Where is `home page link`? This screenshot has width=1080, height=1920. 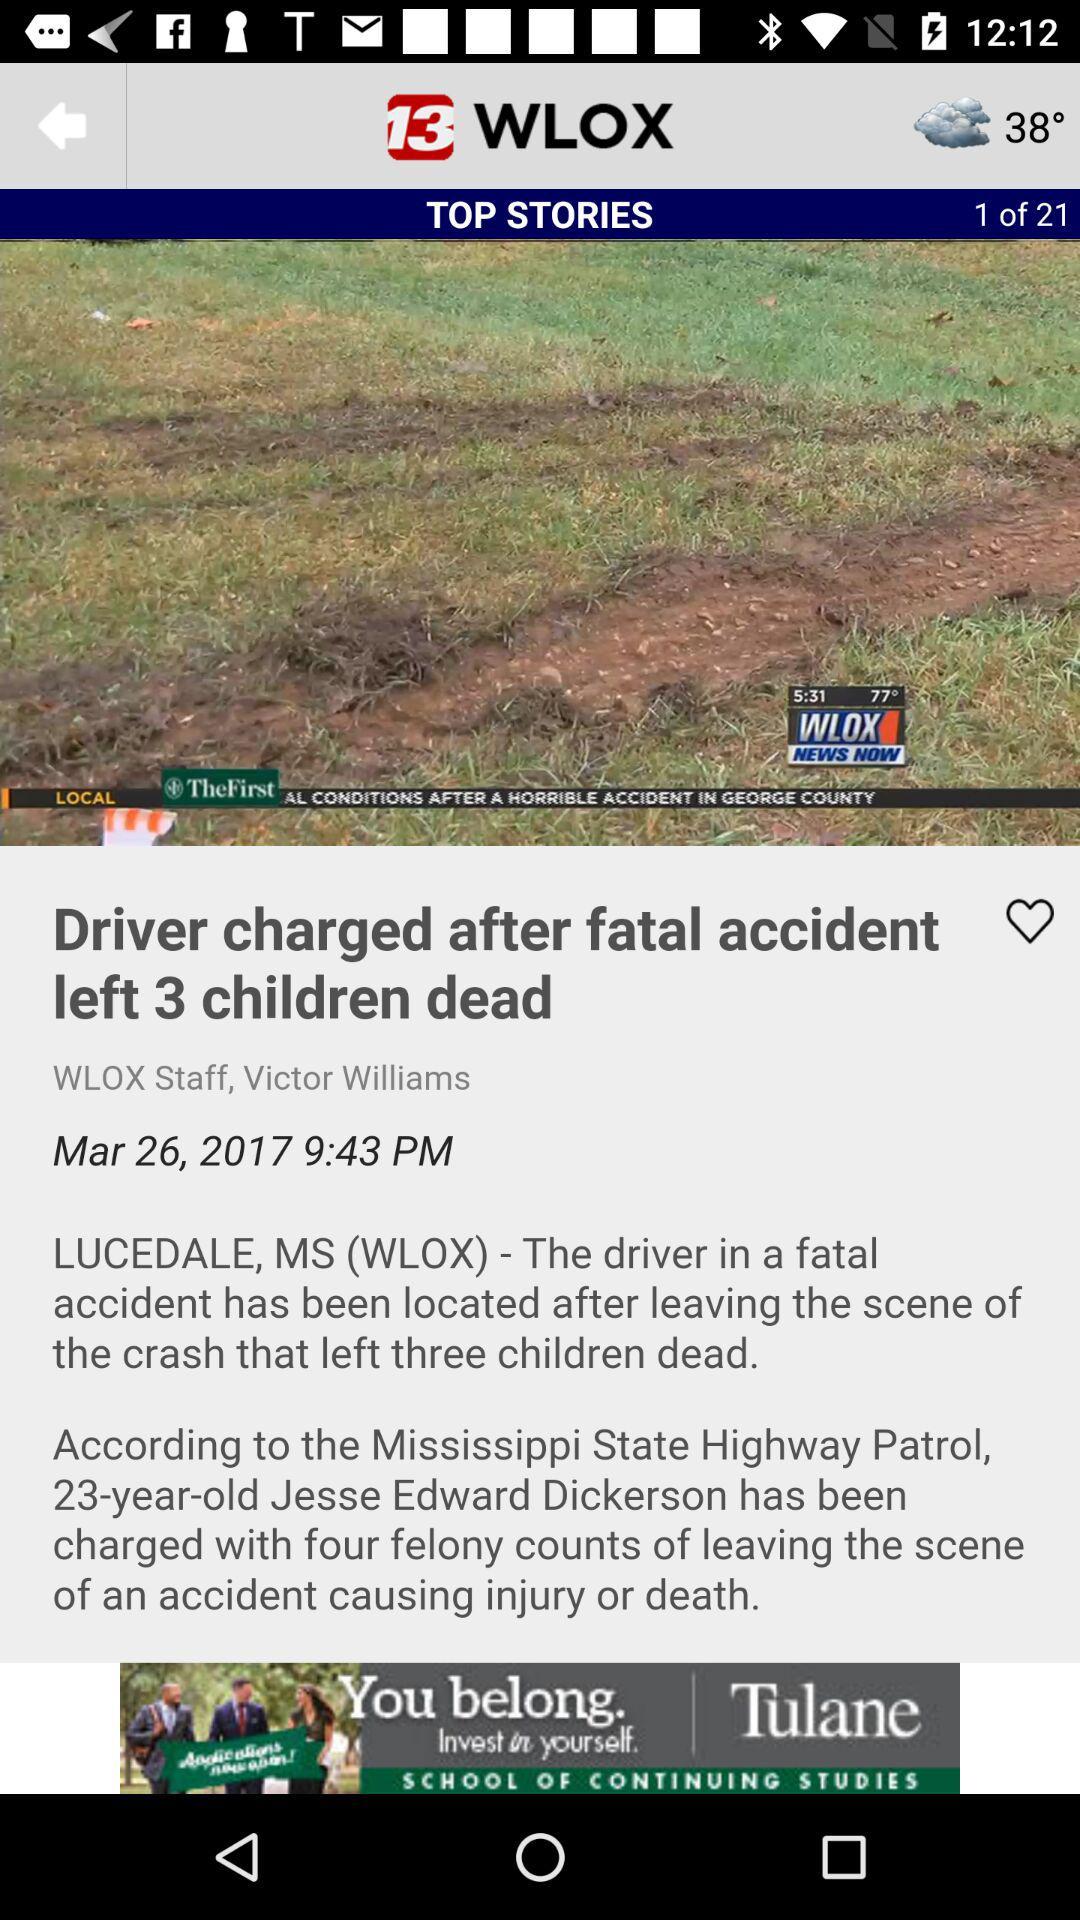 home page link is located at coordinates (540, 124).